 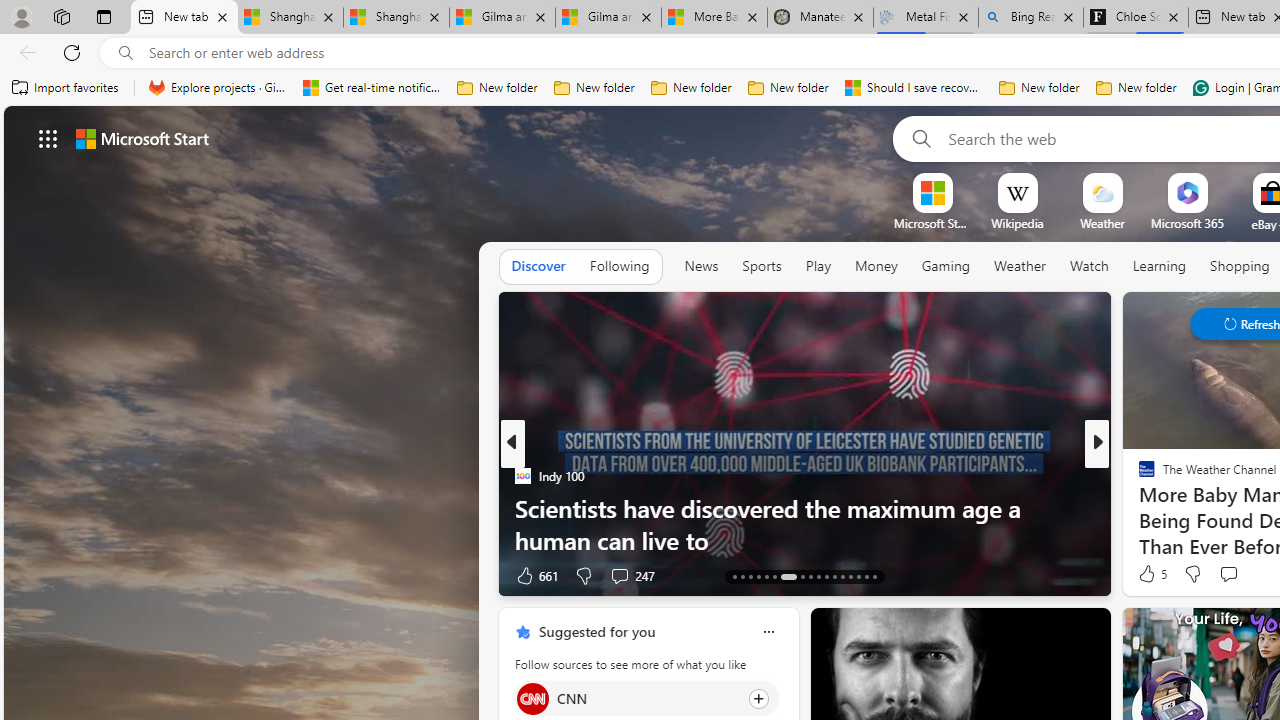 I want to click on 'View comments 5 Comment', so click(x=1240, y=575).